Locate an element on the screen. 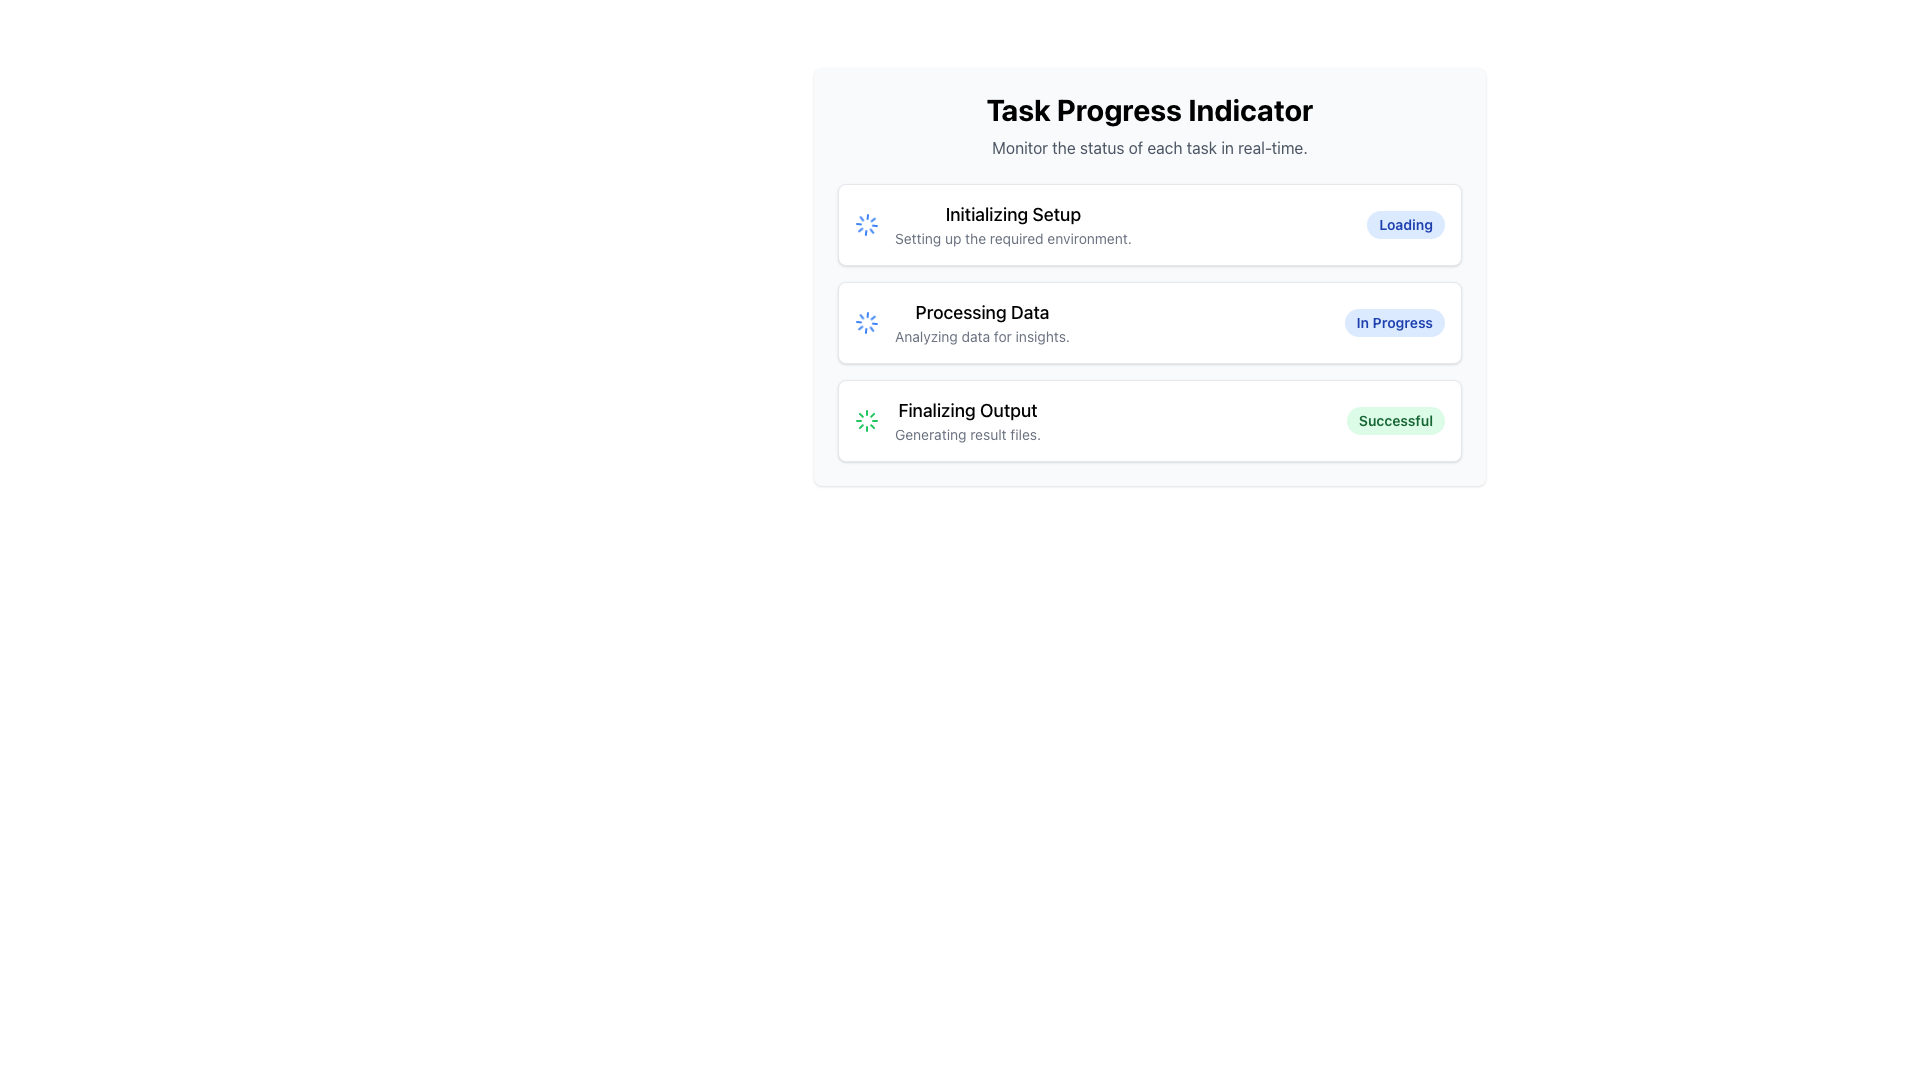  the second Informational Card in the vertical list, which displays the progress status of the task, located below the 'Initializing Setup' card and above the 'Finalizing Output' card is located at coordinates (1150, 322).